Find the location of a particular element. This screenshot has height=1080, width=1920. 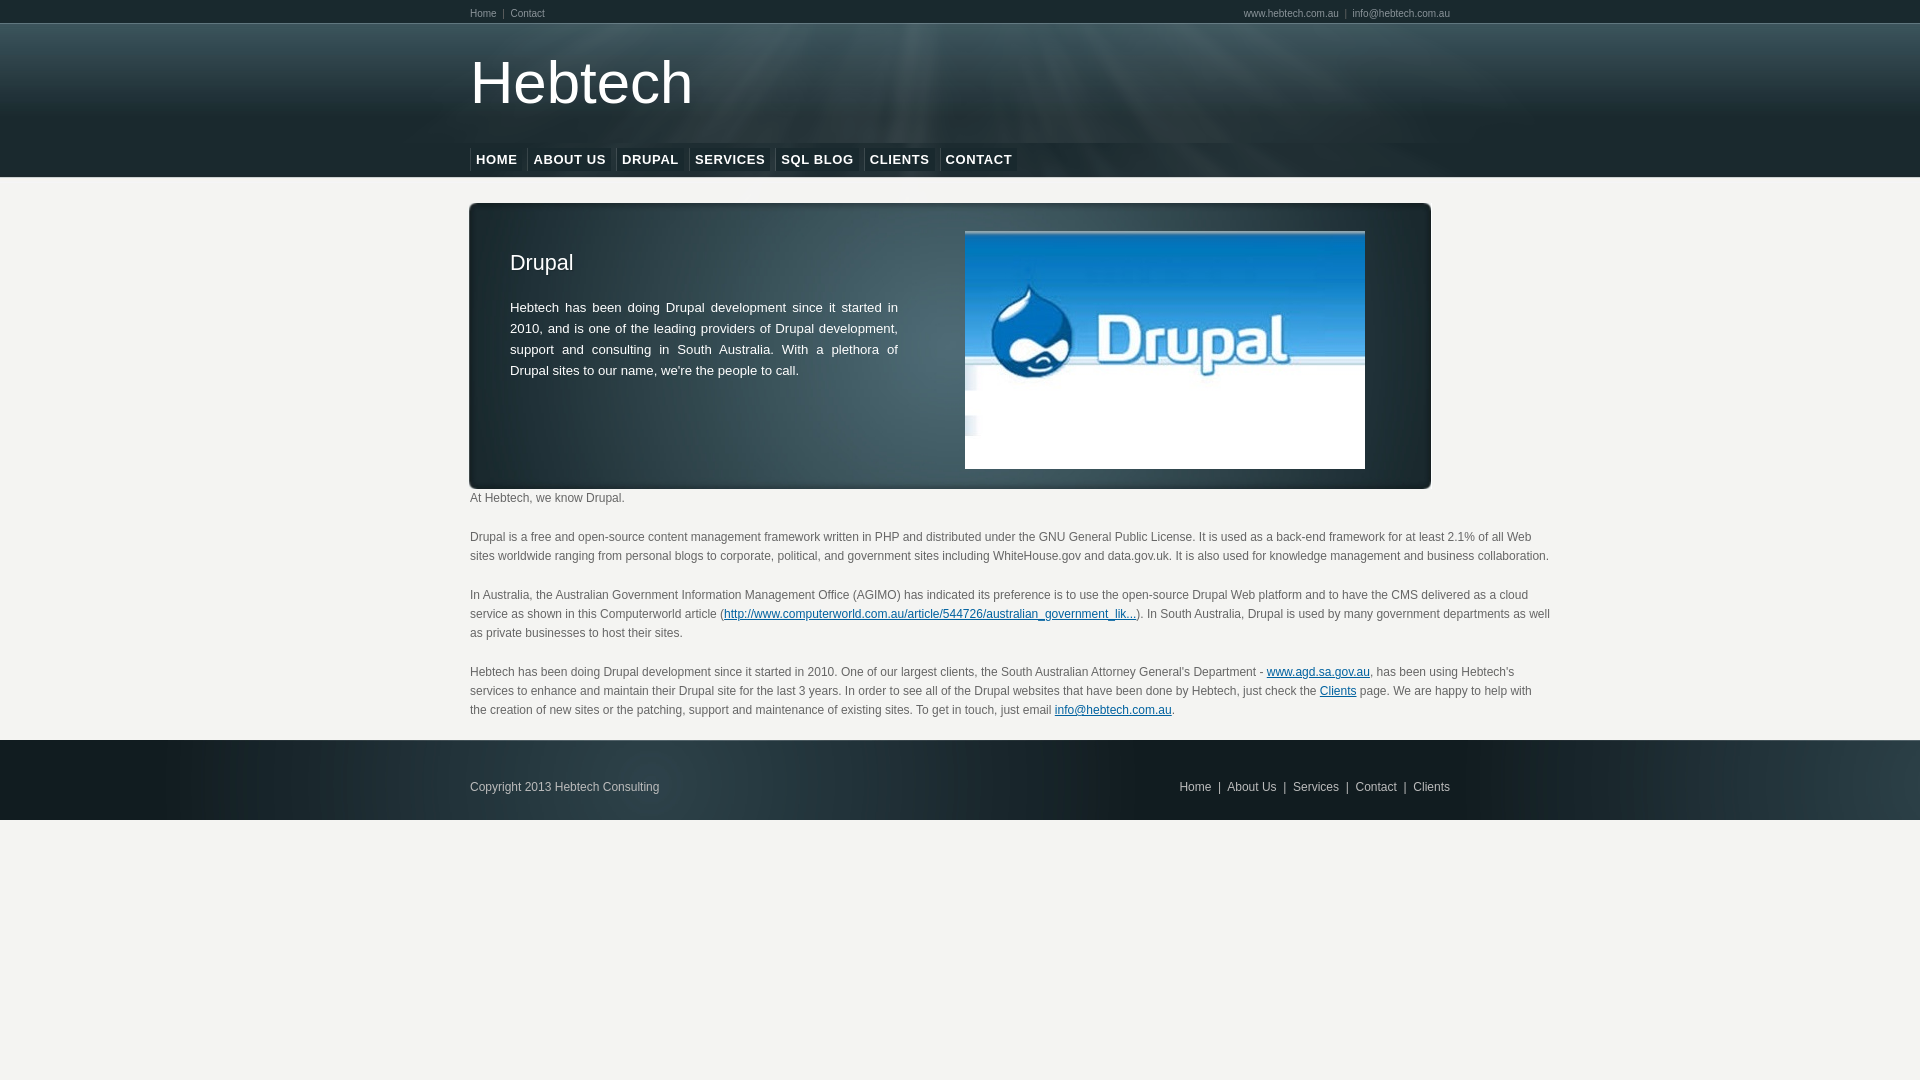

'SQL BLOG' is located at coordinates (816, 158).